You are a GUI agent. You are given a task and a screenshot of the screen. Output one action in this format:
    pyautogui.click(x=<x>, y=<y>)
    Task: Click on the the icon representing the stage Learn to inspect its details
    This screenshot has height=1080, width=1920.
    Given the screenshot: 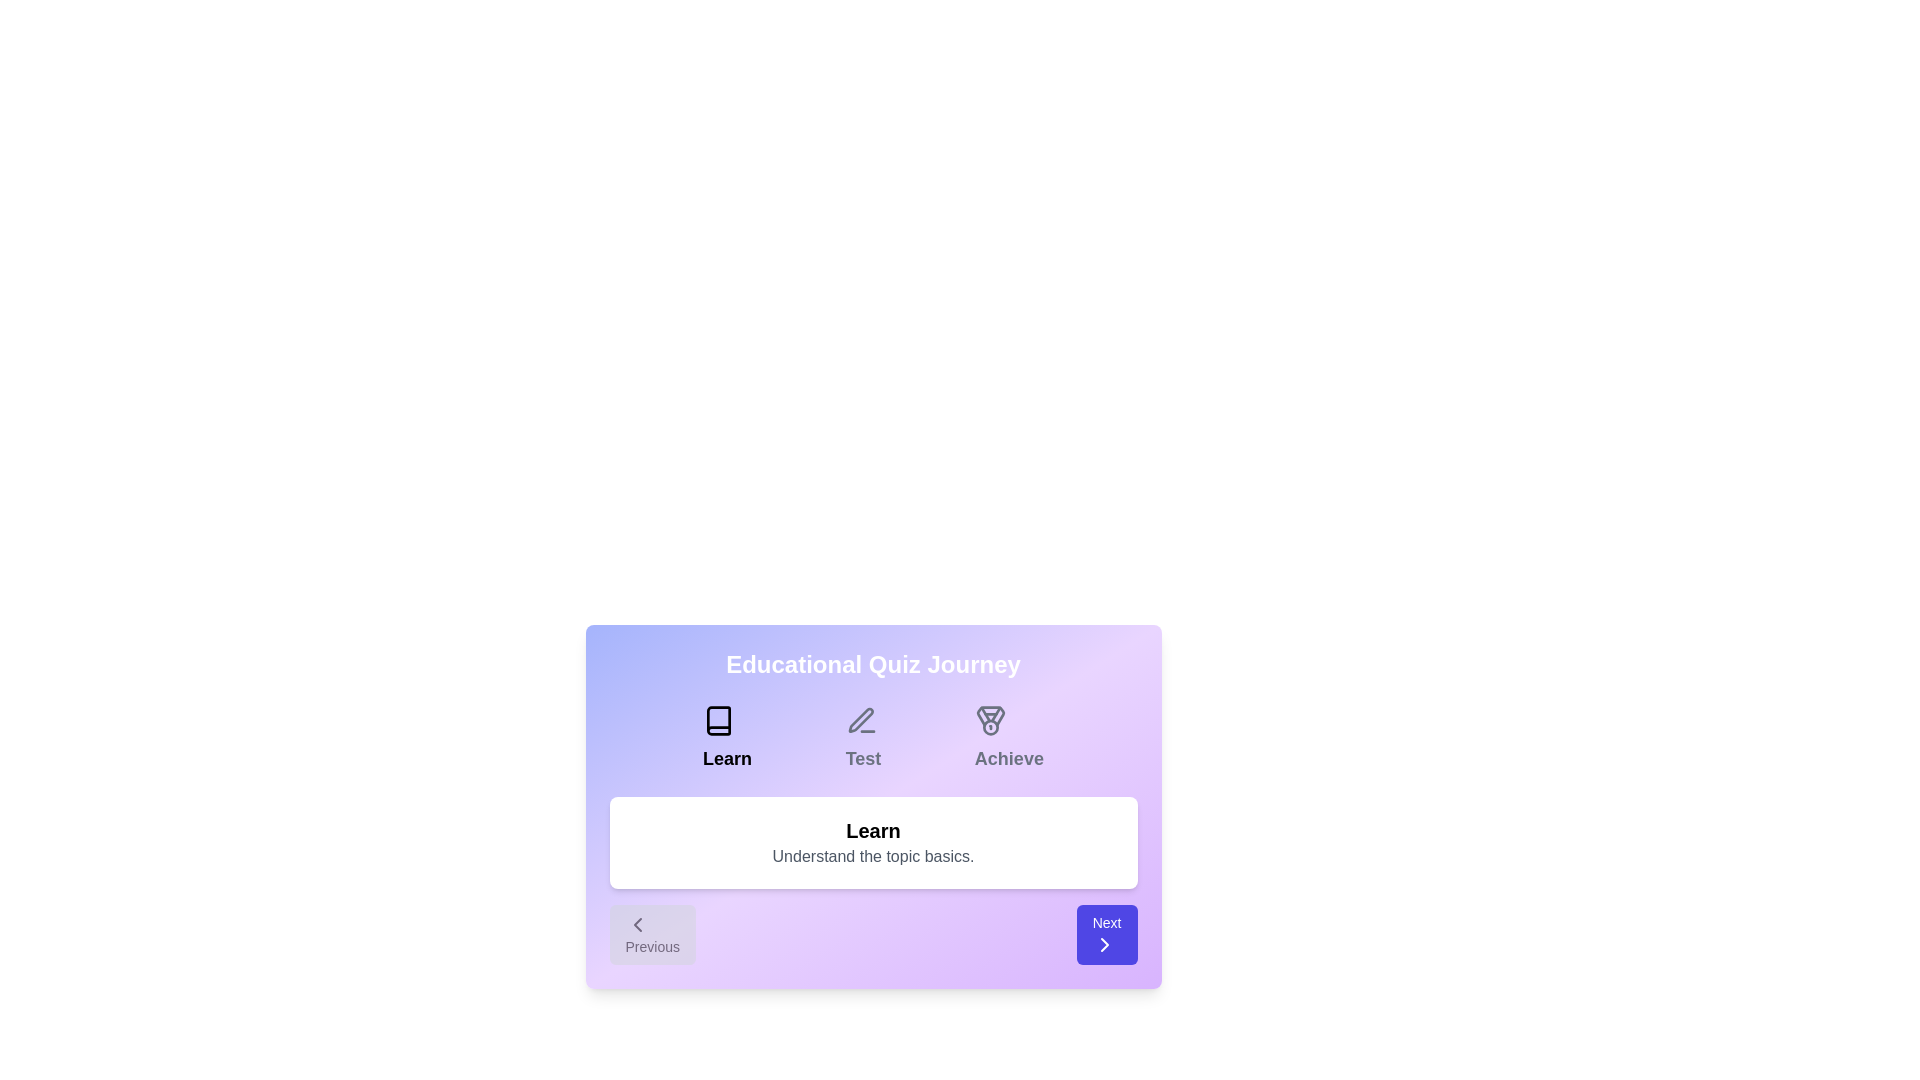 What is the action you would take?
    pyautogui.click(x=719, y=721)
    